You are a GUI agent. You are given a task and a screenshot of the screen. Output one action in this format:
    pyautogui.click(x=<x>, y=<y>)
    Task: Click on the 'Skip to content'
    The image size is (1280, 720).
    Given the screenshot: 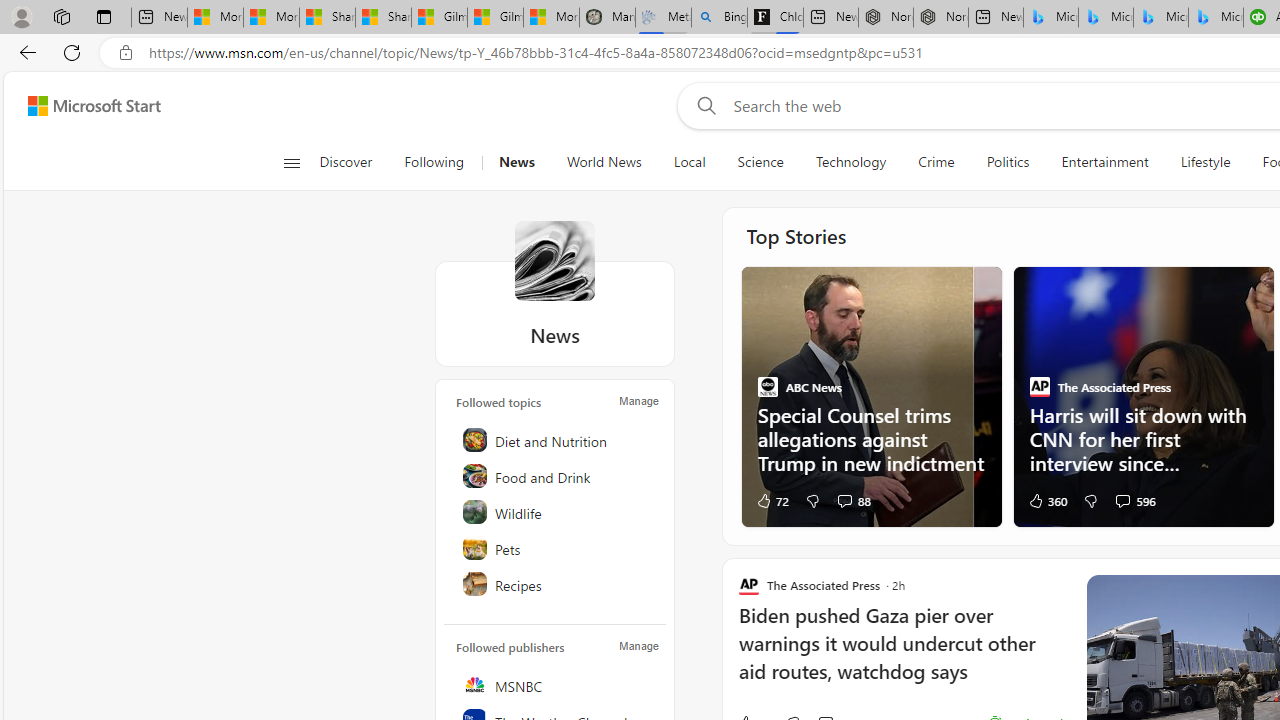 What is the action you would take?
    pyautogui.click(x=86, y=105)
    